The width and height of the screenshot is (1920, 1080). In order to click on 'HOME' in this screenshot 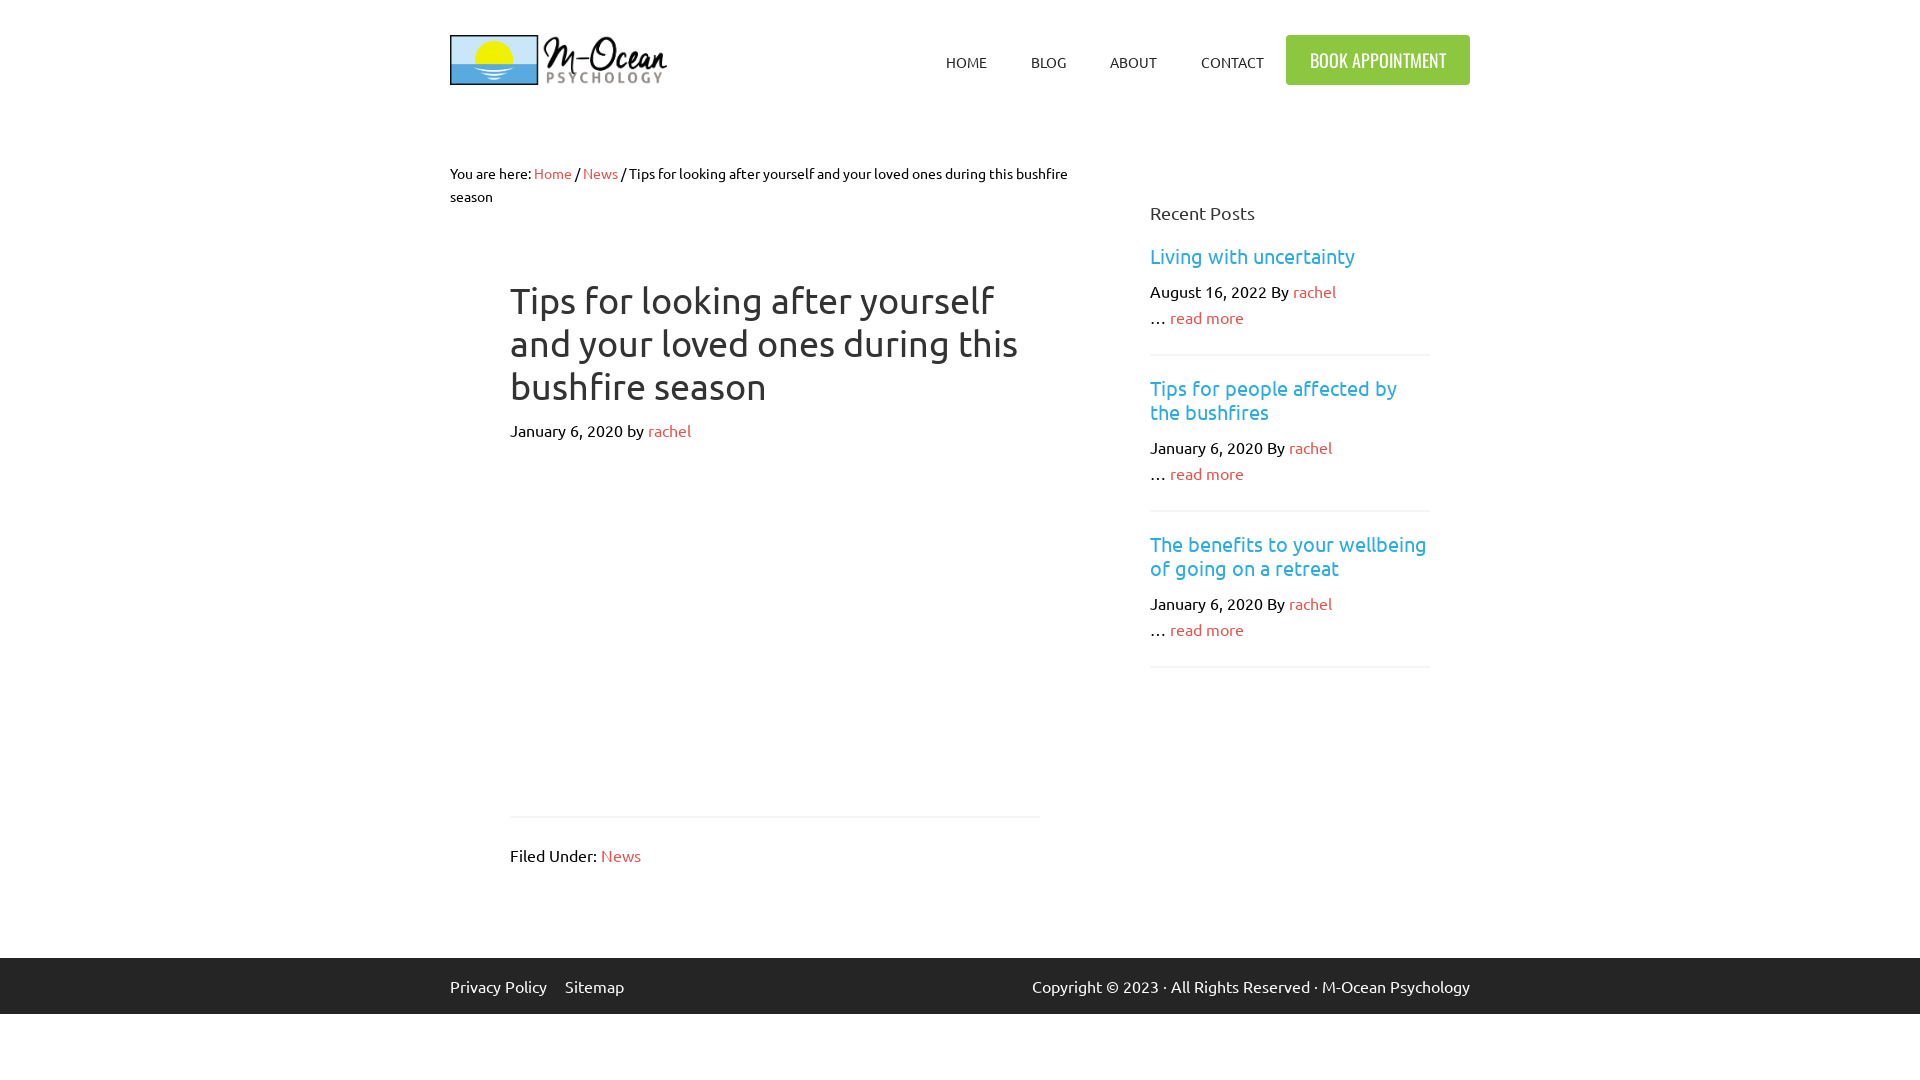, I will do `click(966, 60)`.